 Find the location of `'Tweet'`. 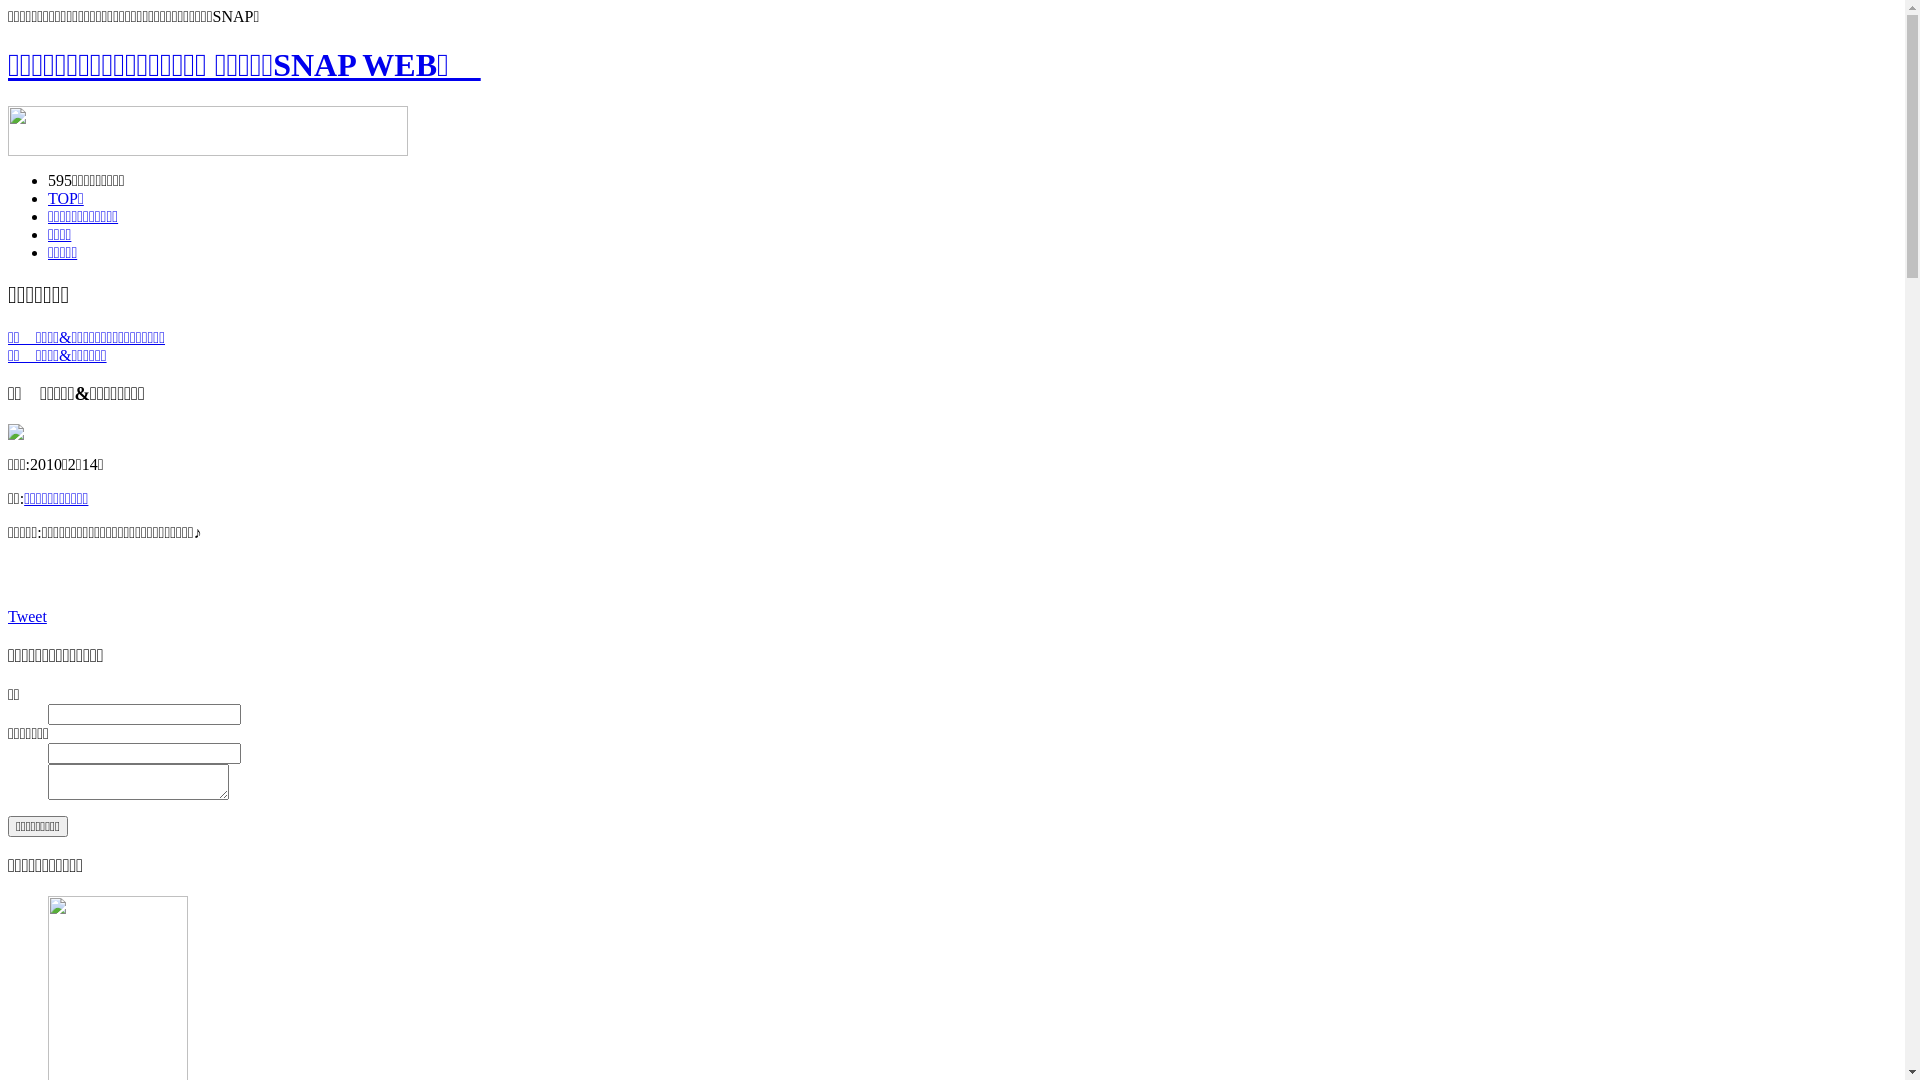

'Tweet' is located at coordinates (27, 615).